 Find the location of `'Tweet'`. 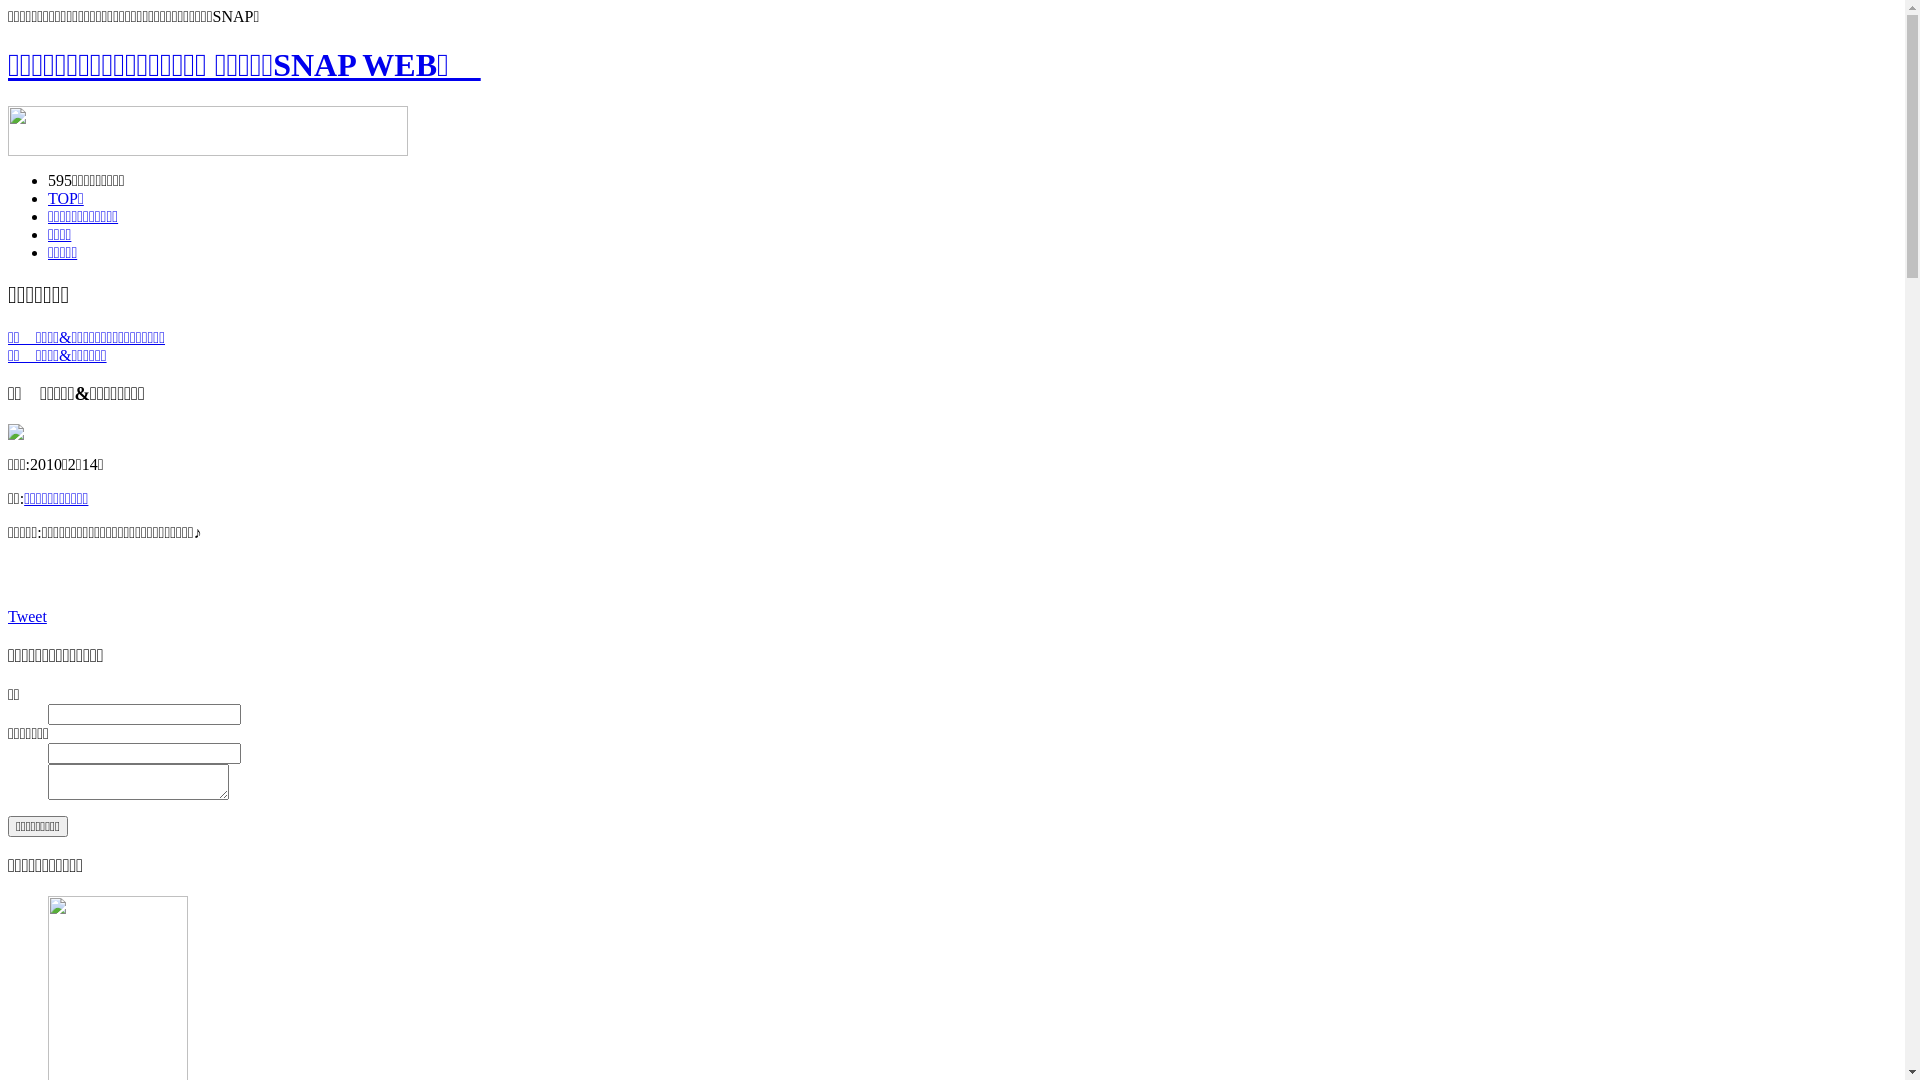

'Tweet' is located at coordinates (27, 615).